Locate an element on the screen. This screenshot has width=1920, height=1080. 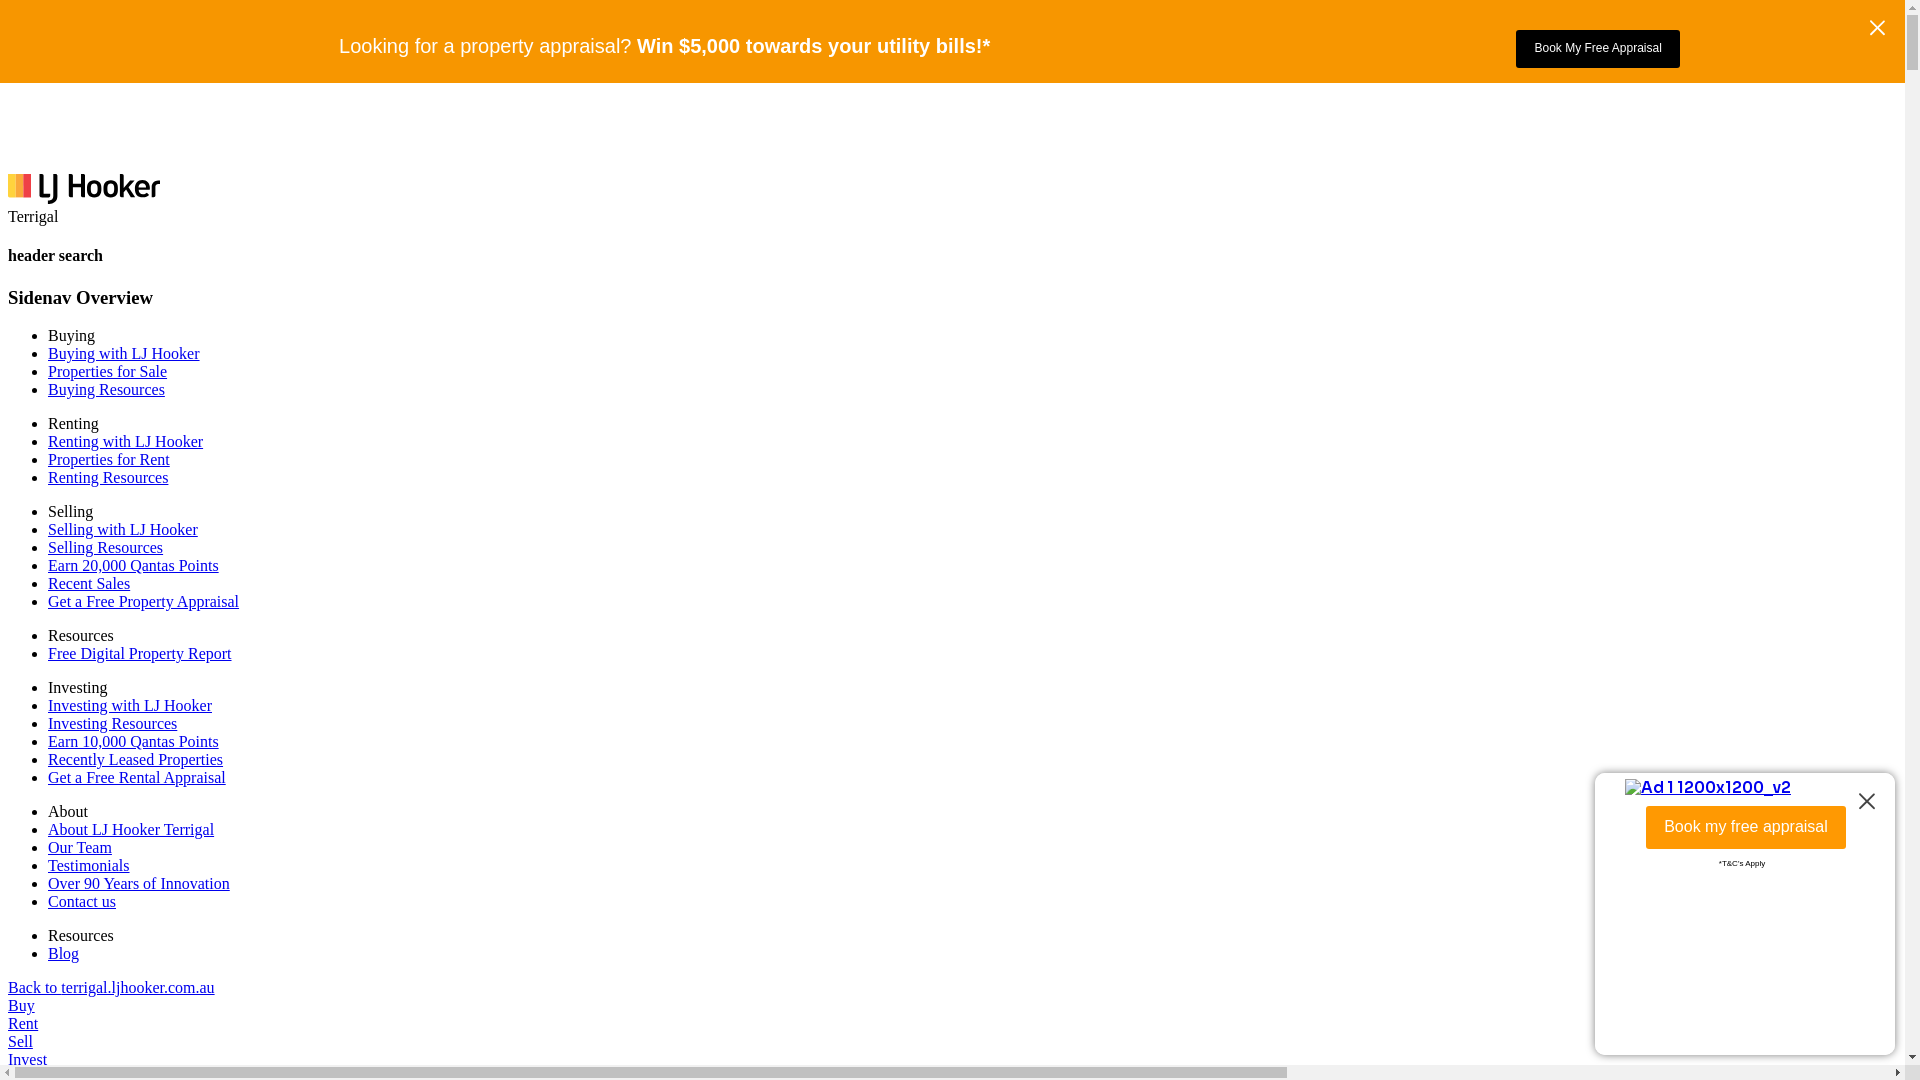
'Invest' is located at coordinates (8, 1058).